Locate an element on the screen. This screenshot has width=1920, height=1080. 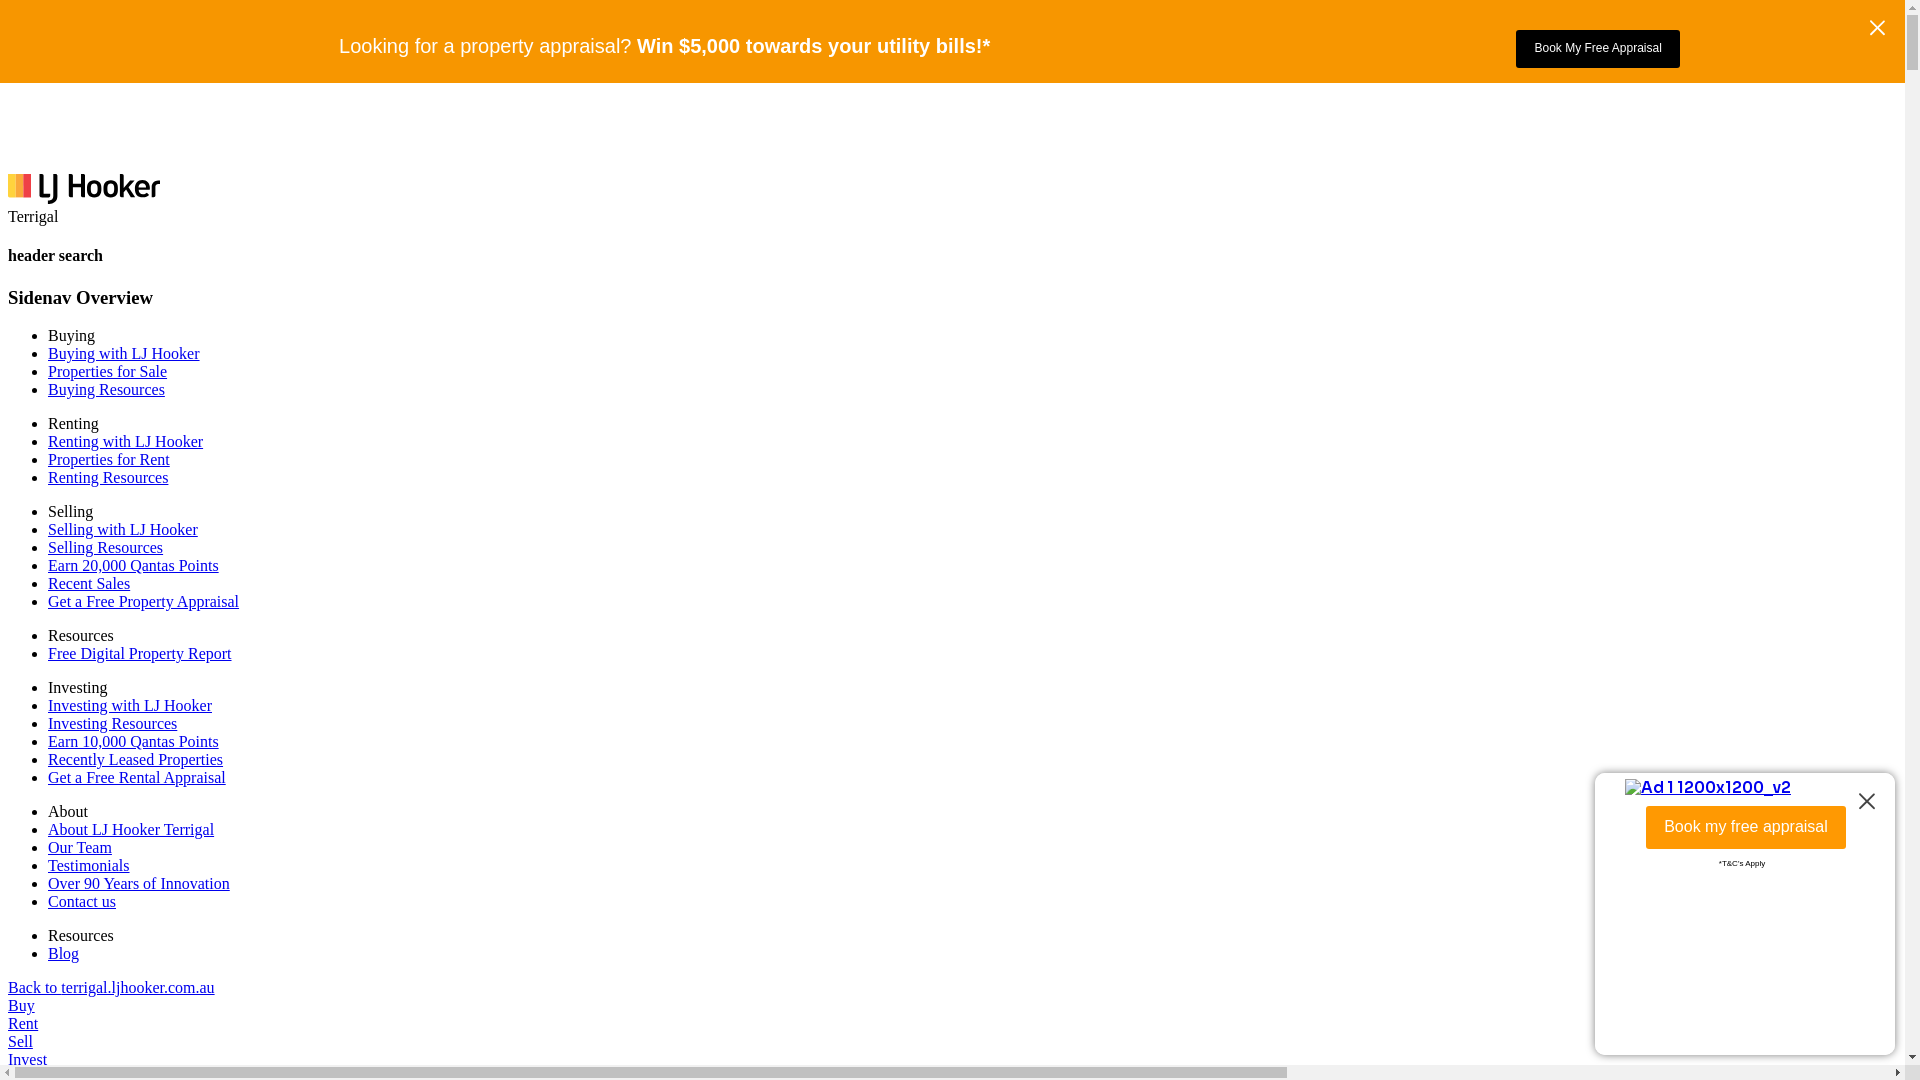
'Invest' is located at coordinates (8, 1058).